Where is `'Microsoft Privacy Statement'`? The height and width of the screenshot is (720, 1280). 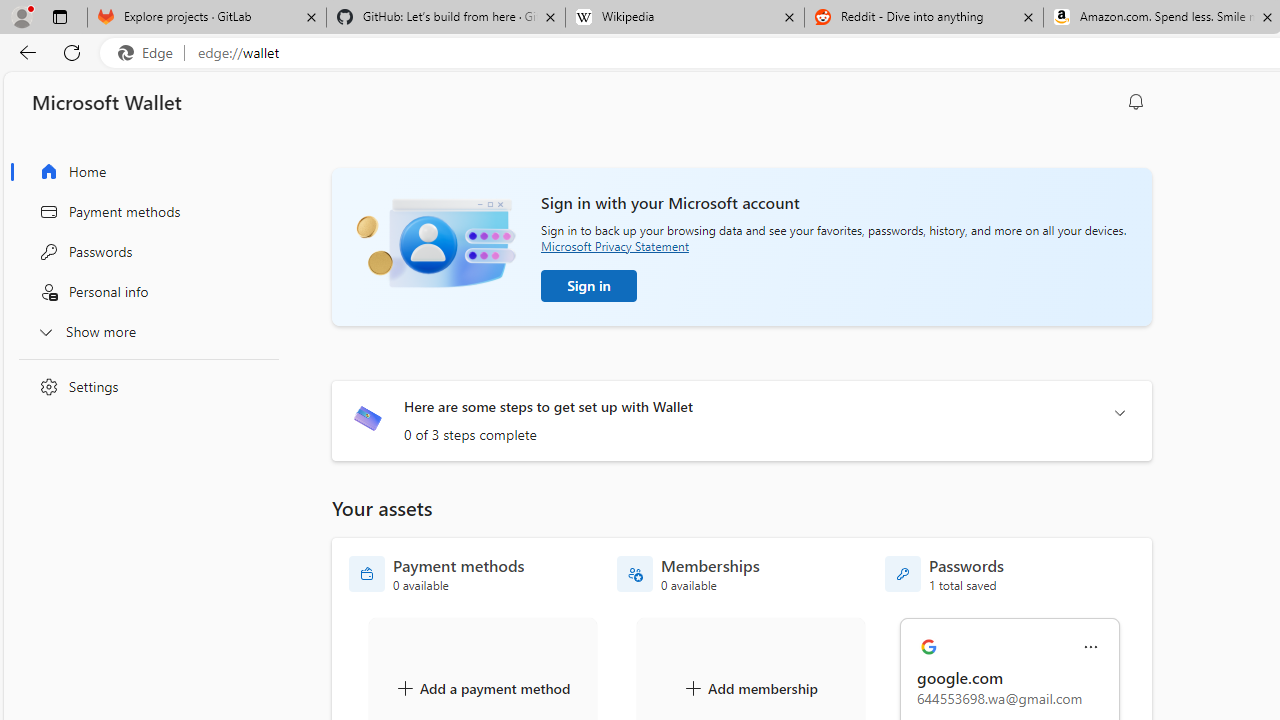 'Microsoft Privacy Statement' is located at coordinates (614, 245).